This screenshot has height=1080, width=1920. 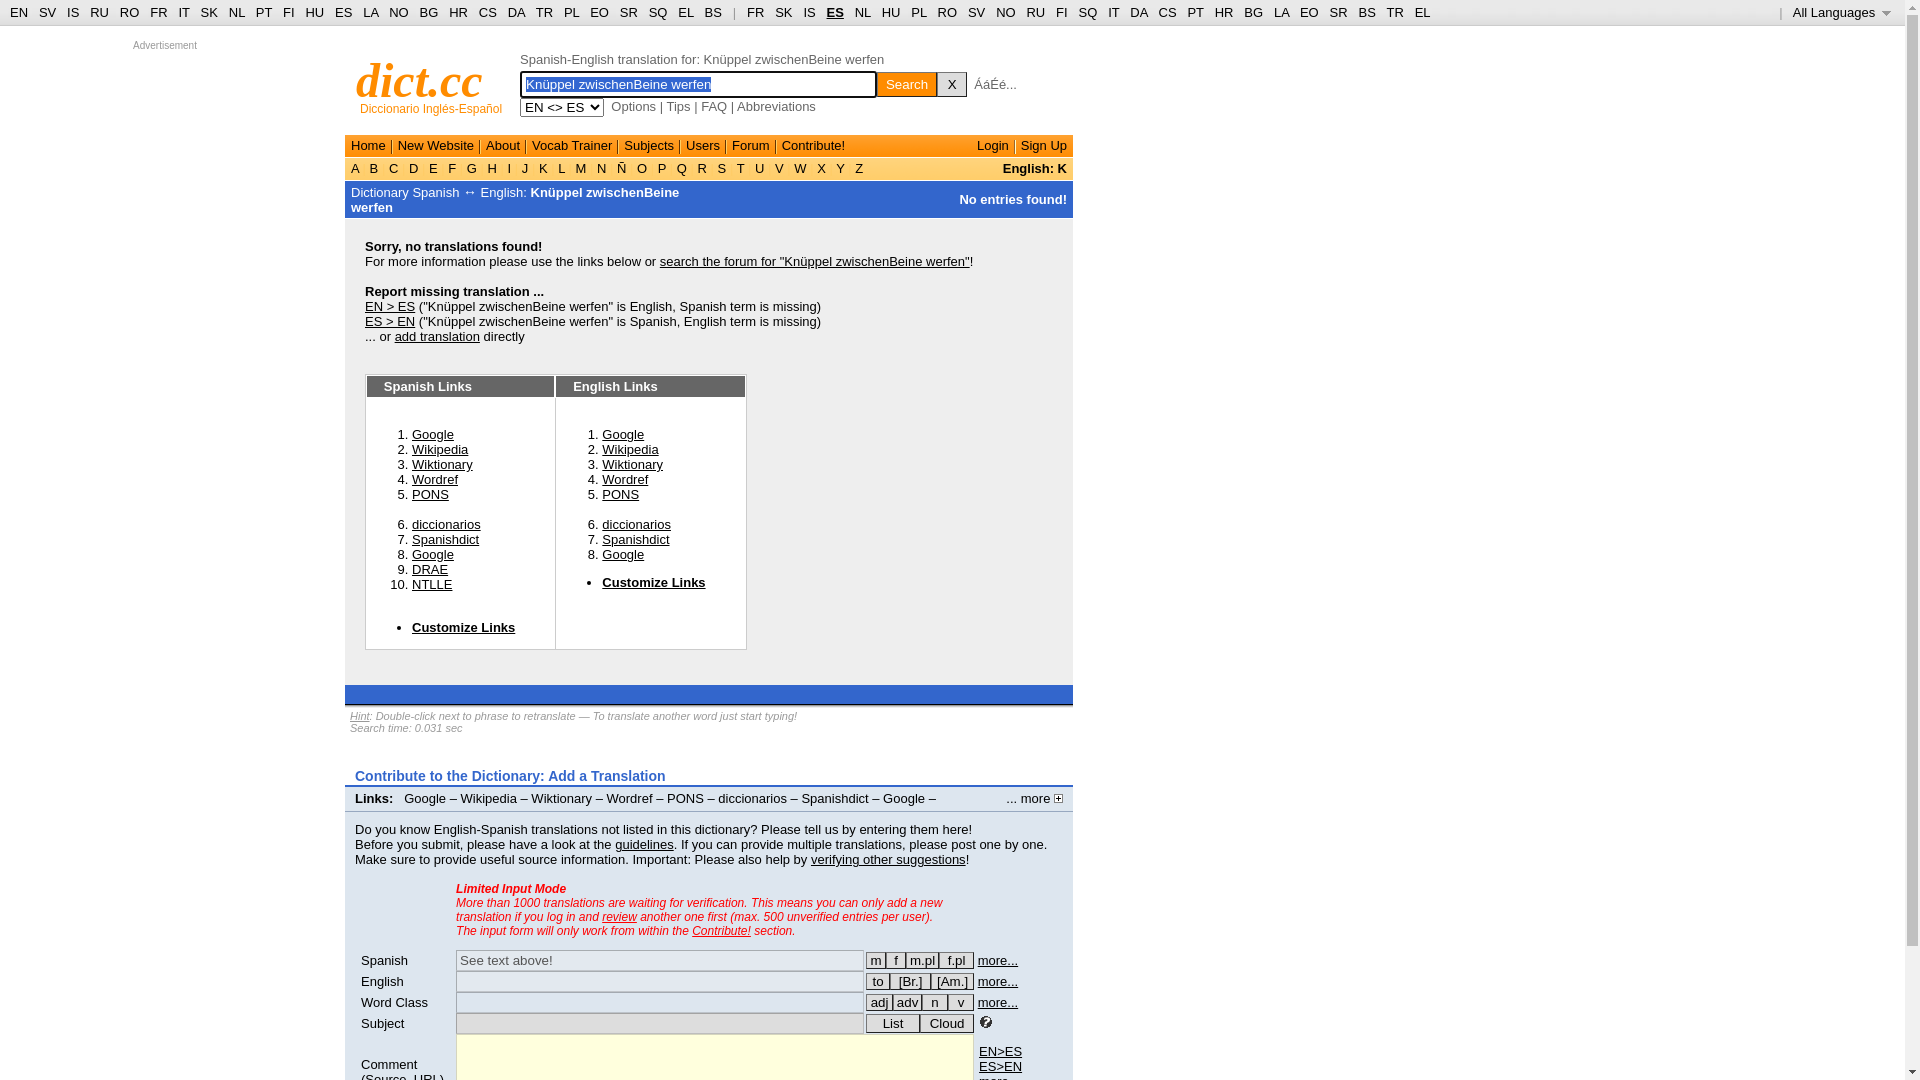 I want to click on 'Hint', so click(x=360, y=715).